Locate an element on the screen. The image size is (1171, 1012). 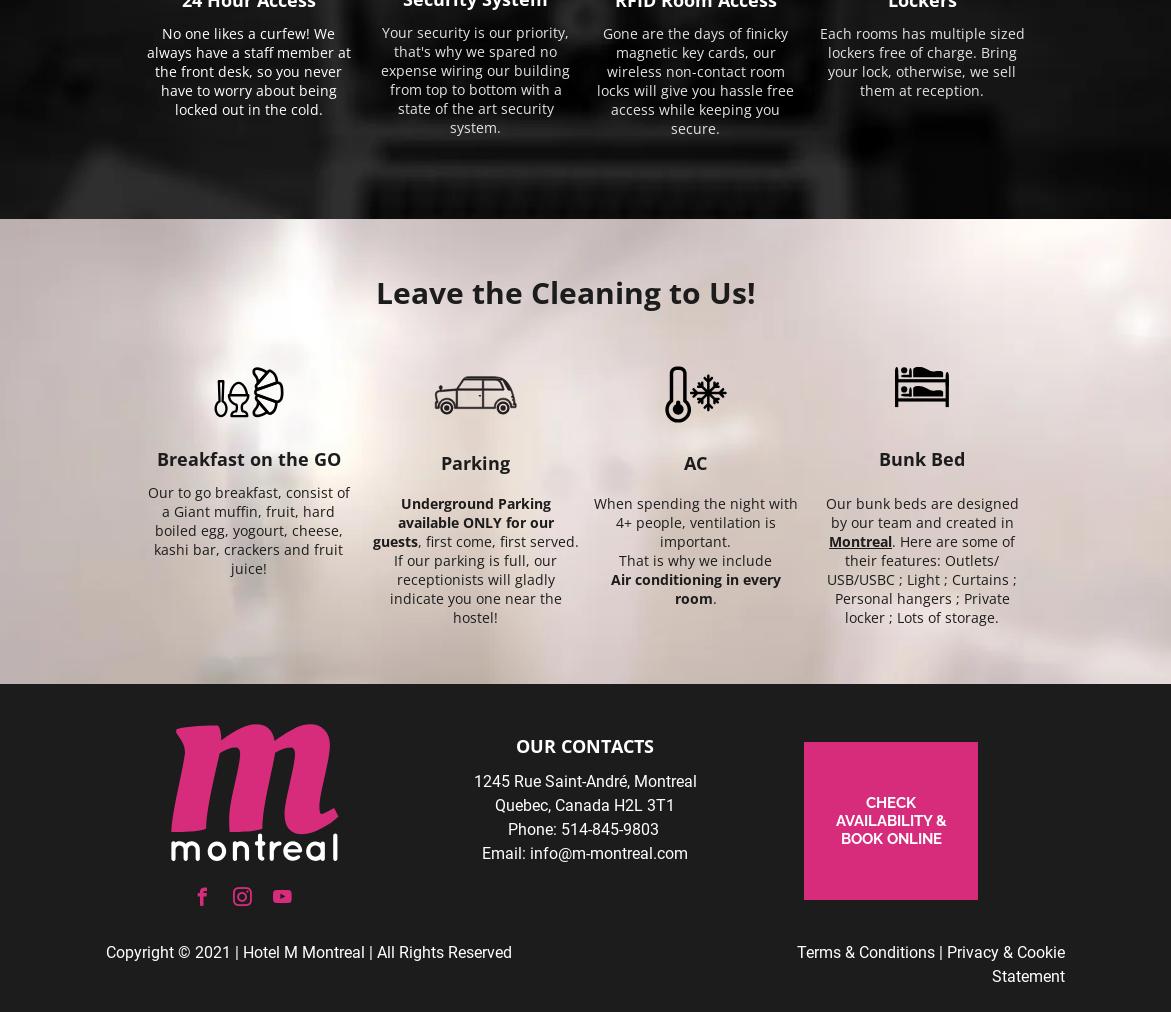
'Phone:' is located at coordinates (531, 828).